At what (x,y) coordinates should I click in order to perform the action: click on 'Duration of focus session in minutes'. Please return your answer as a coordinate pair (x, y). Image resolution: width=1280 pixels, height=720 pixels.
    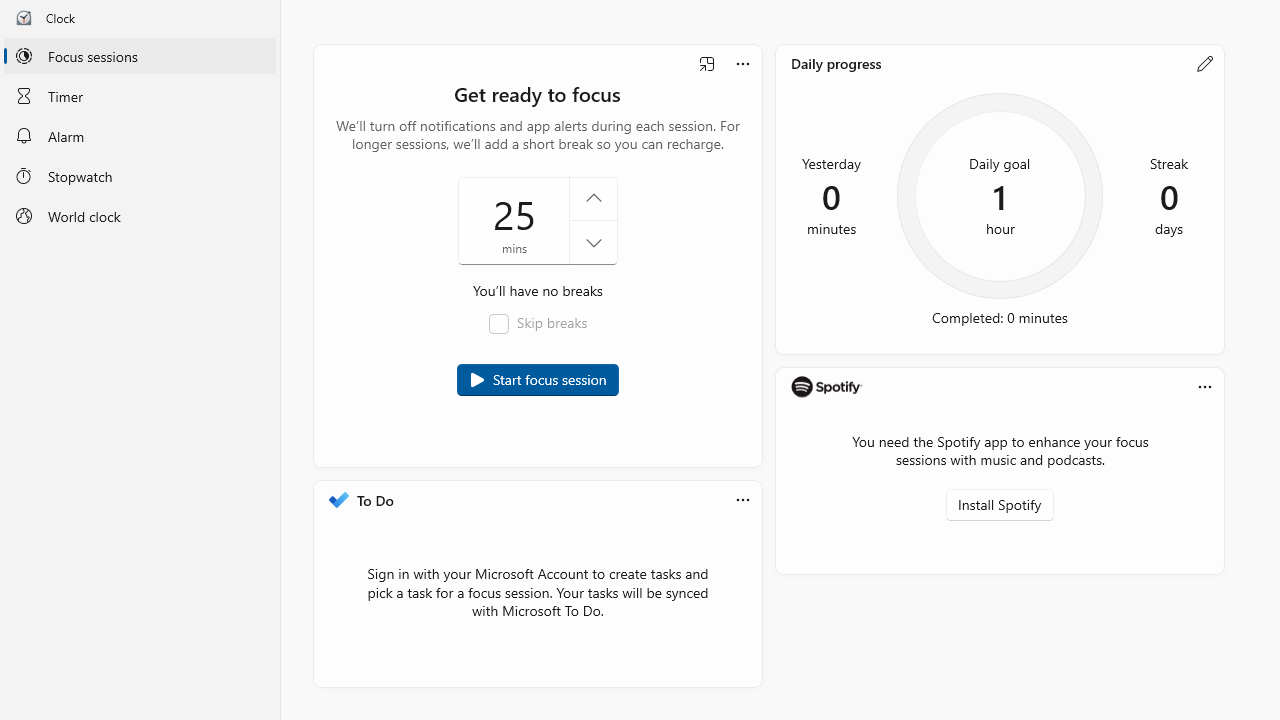
    Looking at the image, I should click on (538, 221).